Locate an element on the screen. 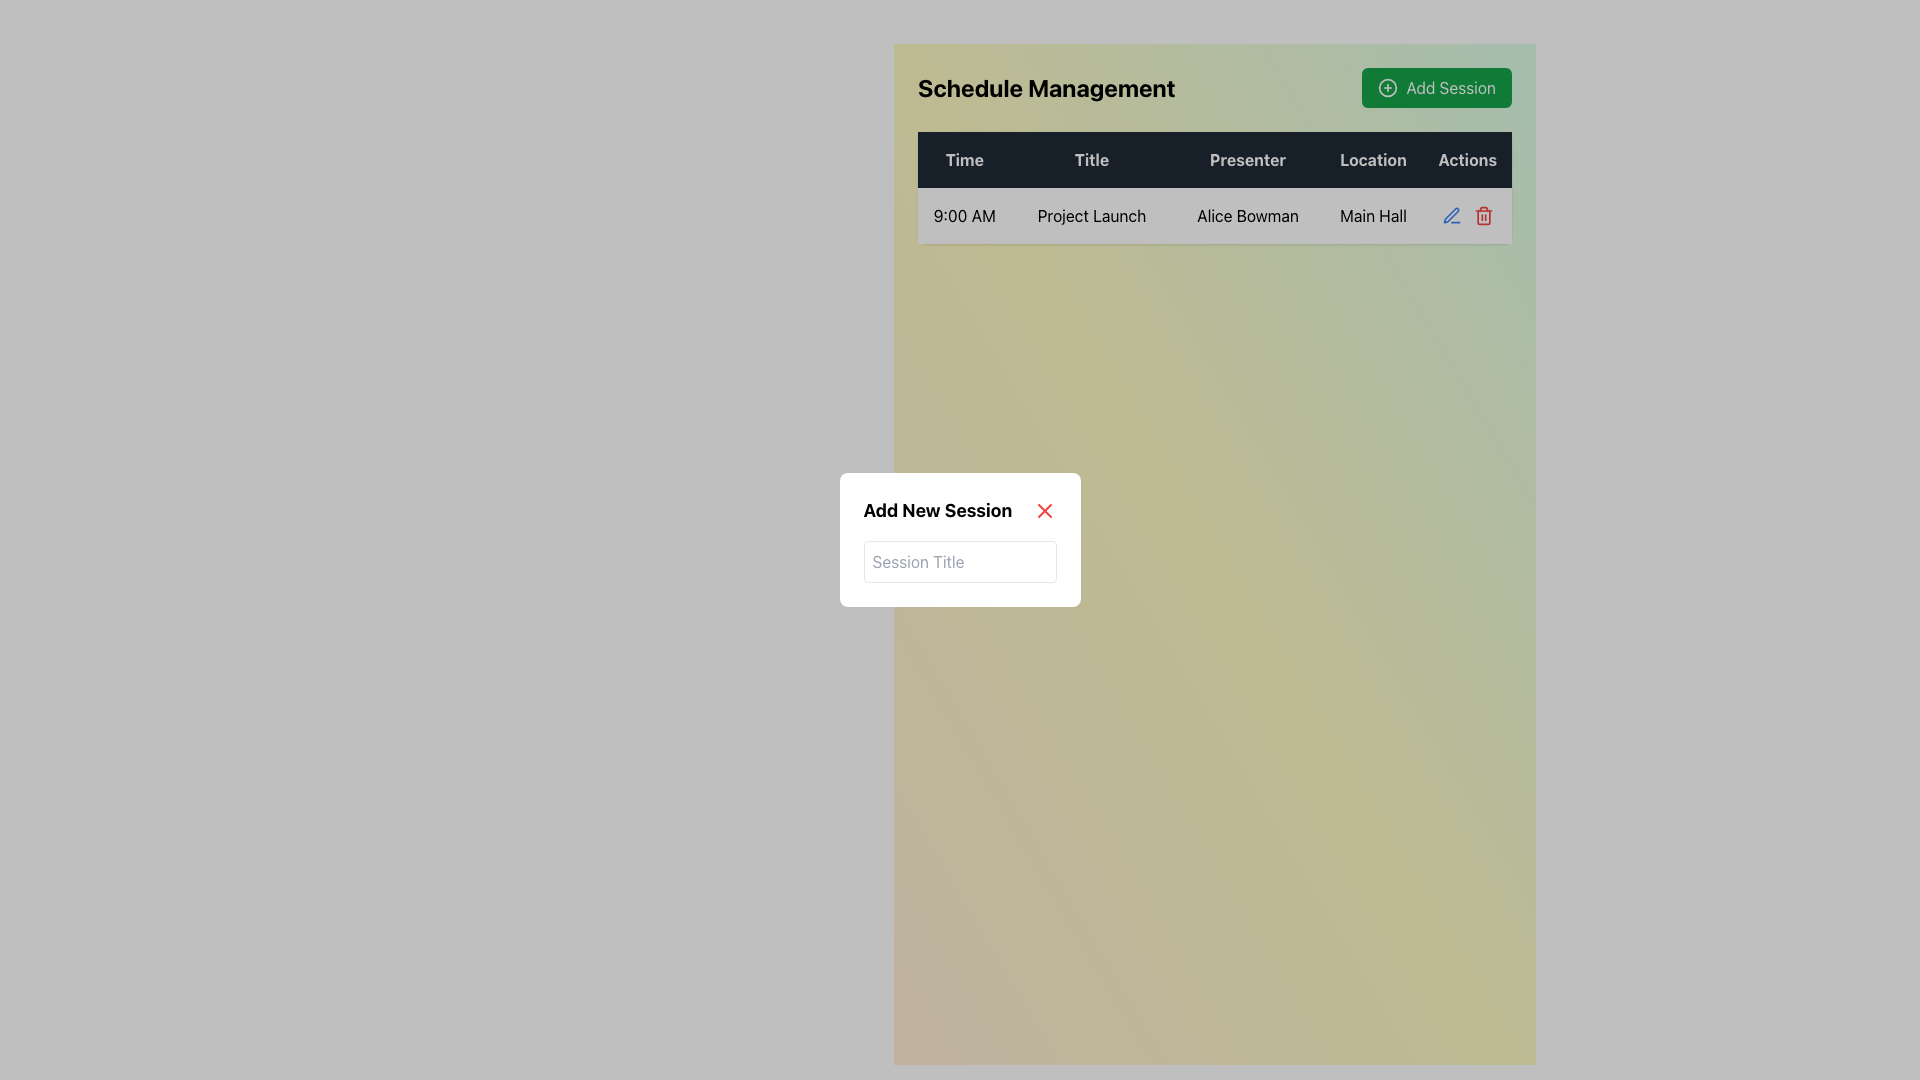 This screenshot has height=1080, width=1920. the 'Schedule Management' text label, which is a prominently styled heading located at the top-left of the main content area is located at coordinates (1045, 87).